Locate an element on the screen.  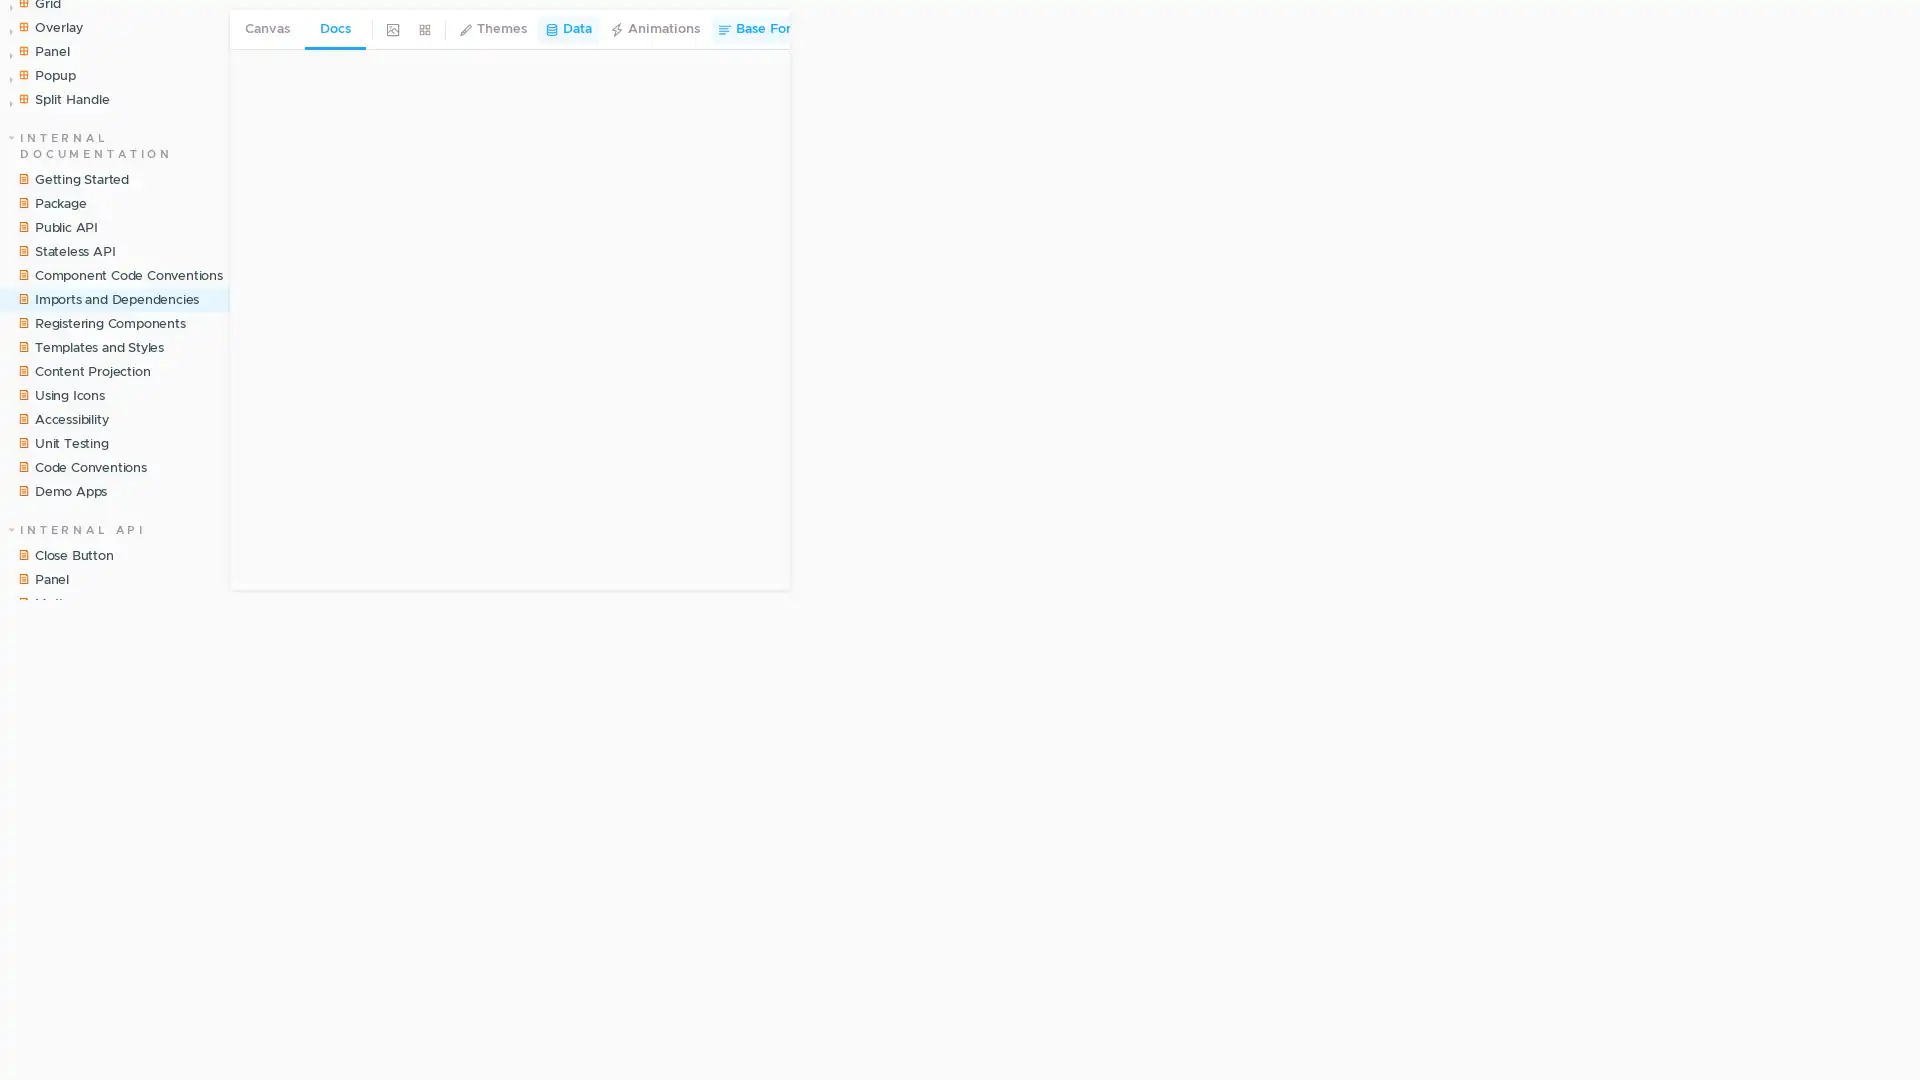
Apply outlines to the preview is located at coordinates (824, 30).